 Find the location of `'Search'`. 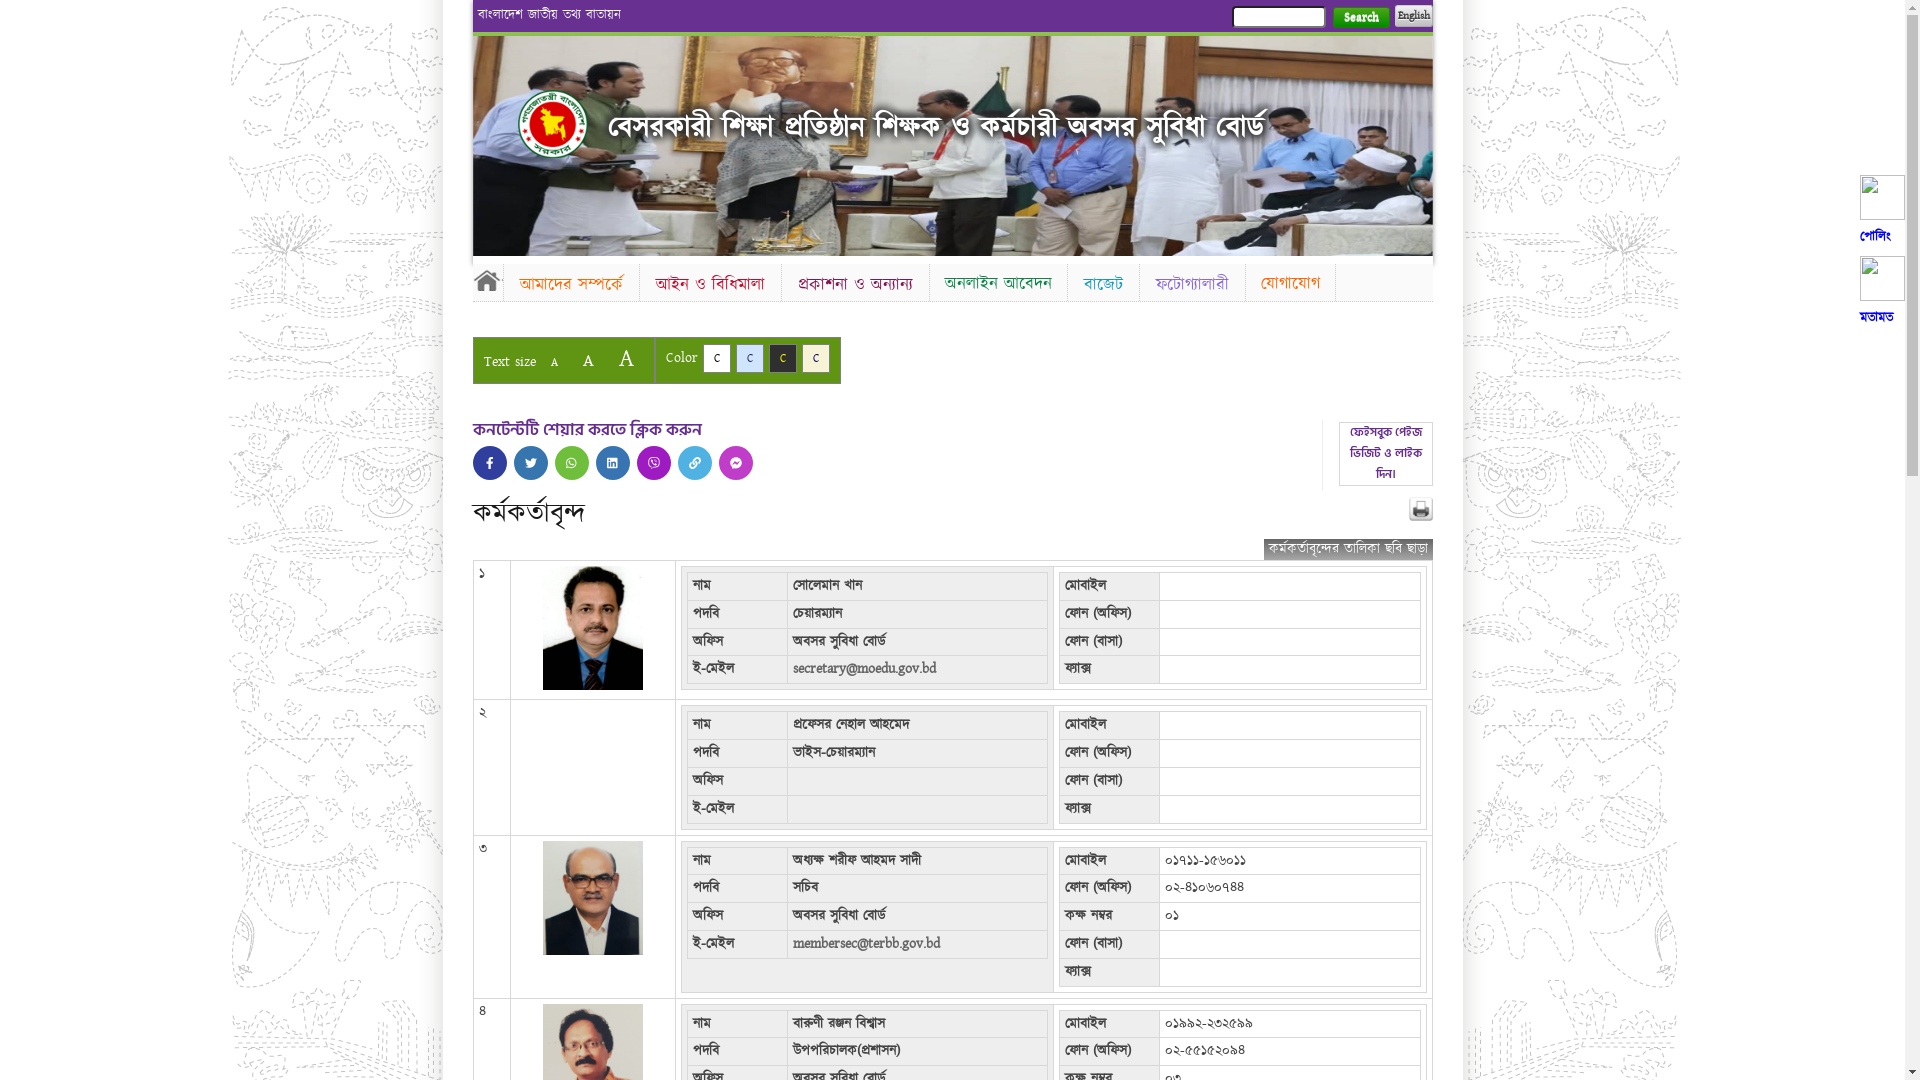

'Search' is located at coordinates (1360, 17).